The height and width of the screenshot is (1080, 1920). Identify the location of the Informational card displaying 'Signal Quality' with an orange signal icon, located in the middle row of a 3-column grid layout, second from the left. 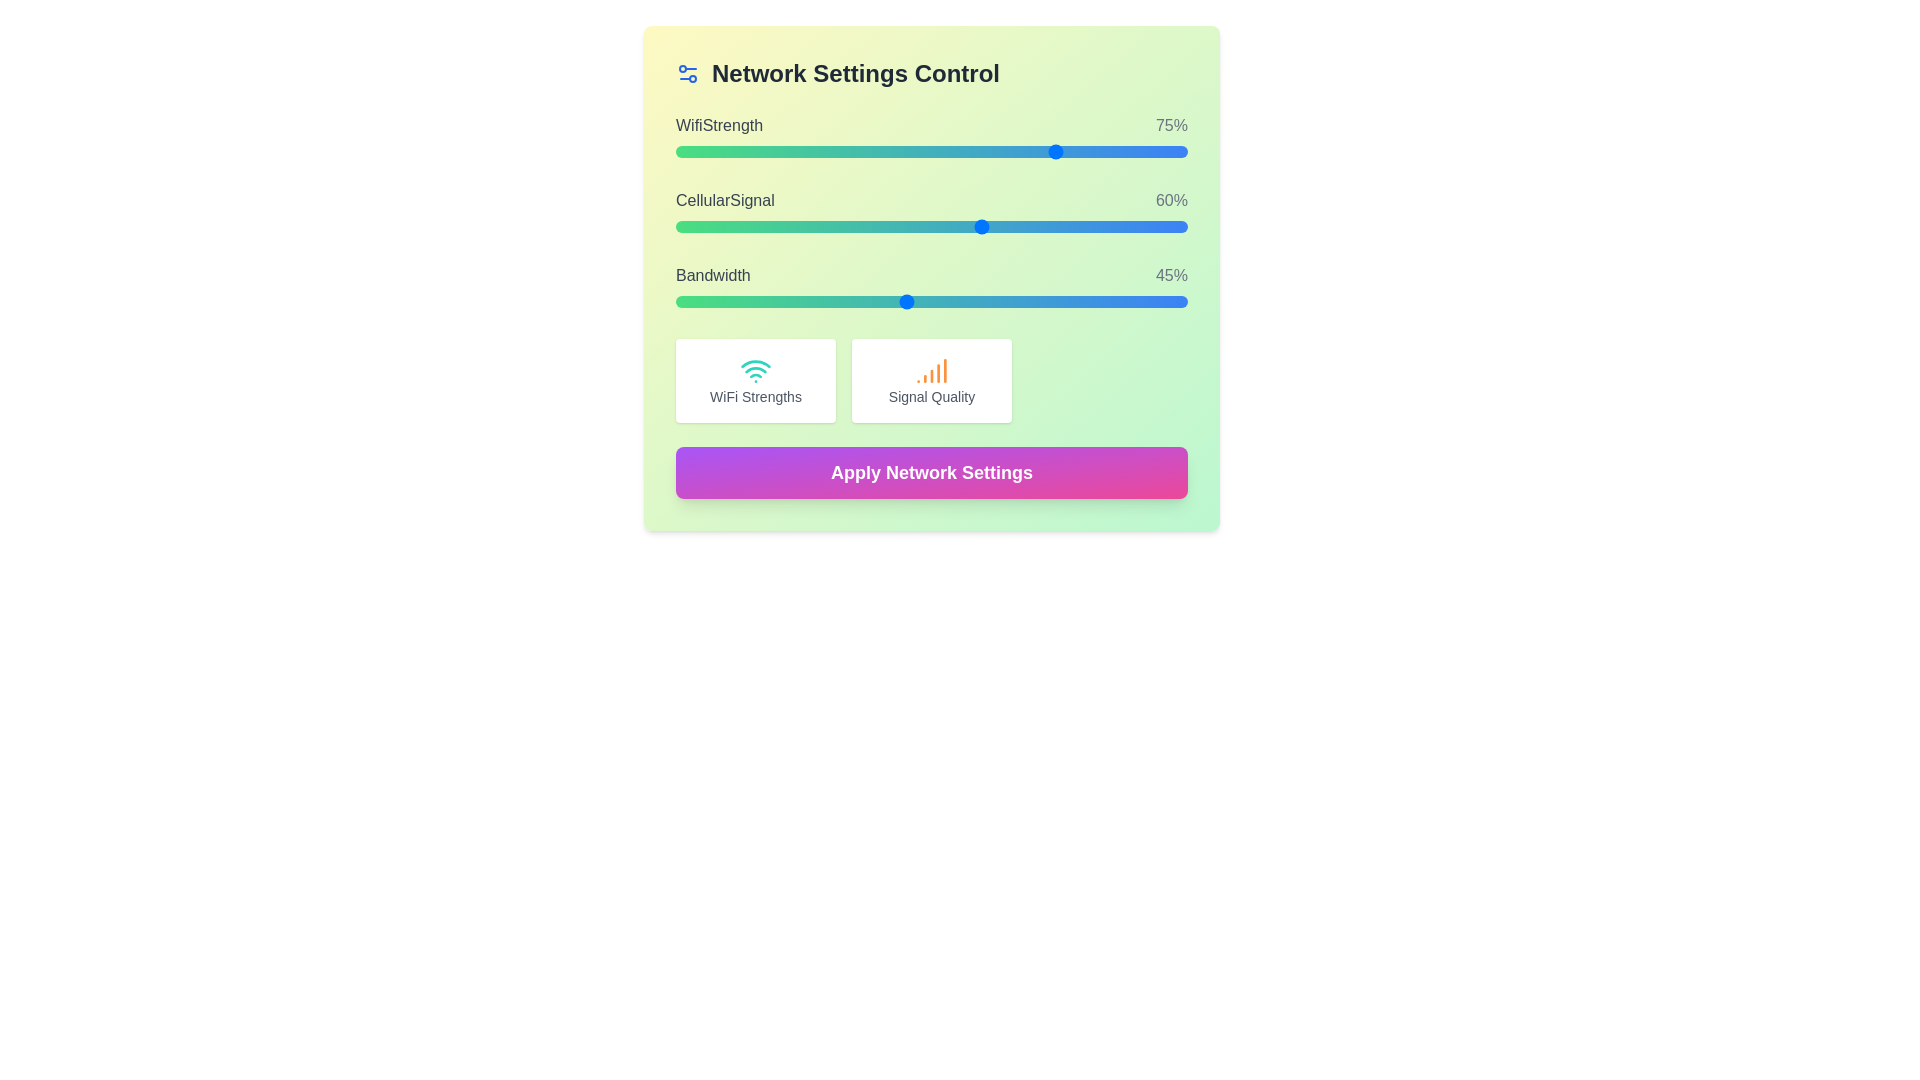
(930, 381).